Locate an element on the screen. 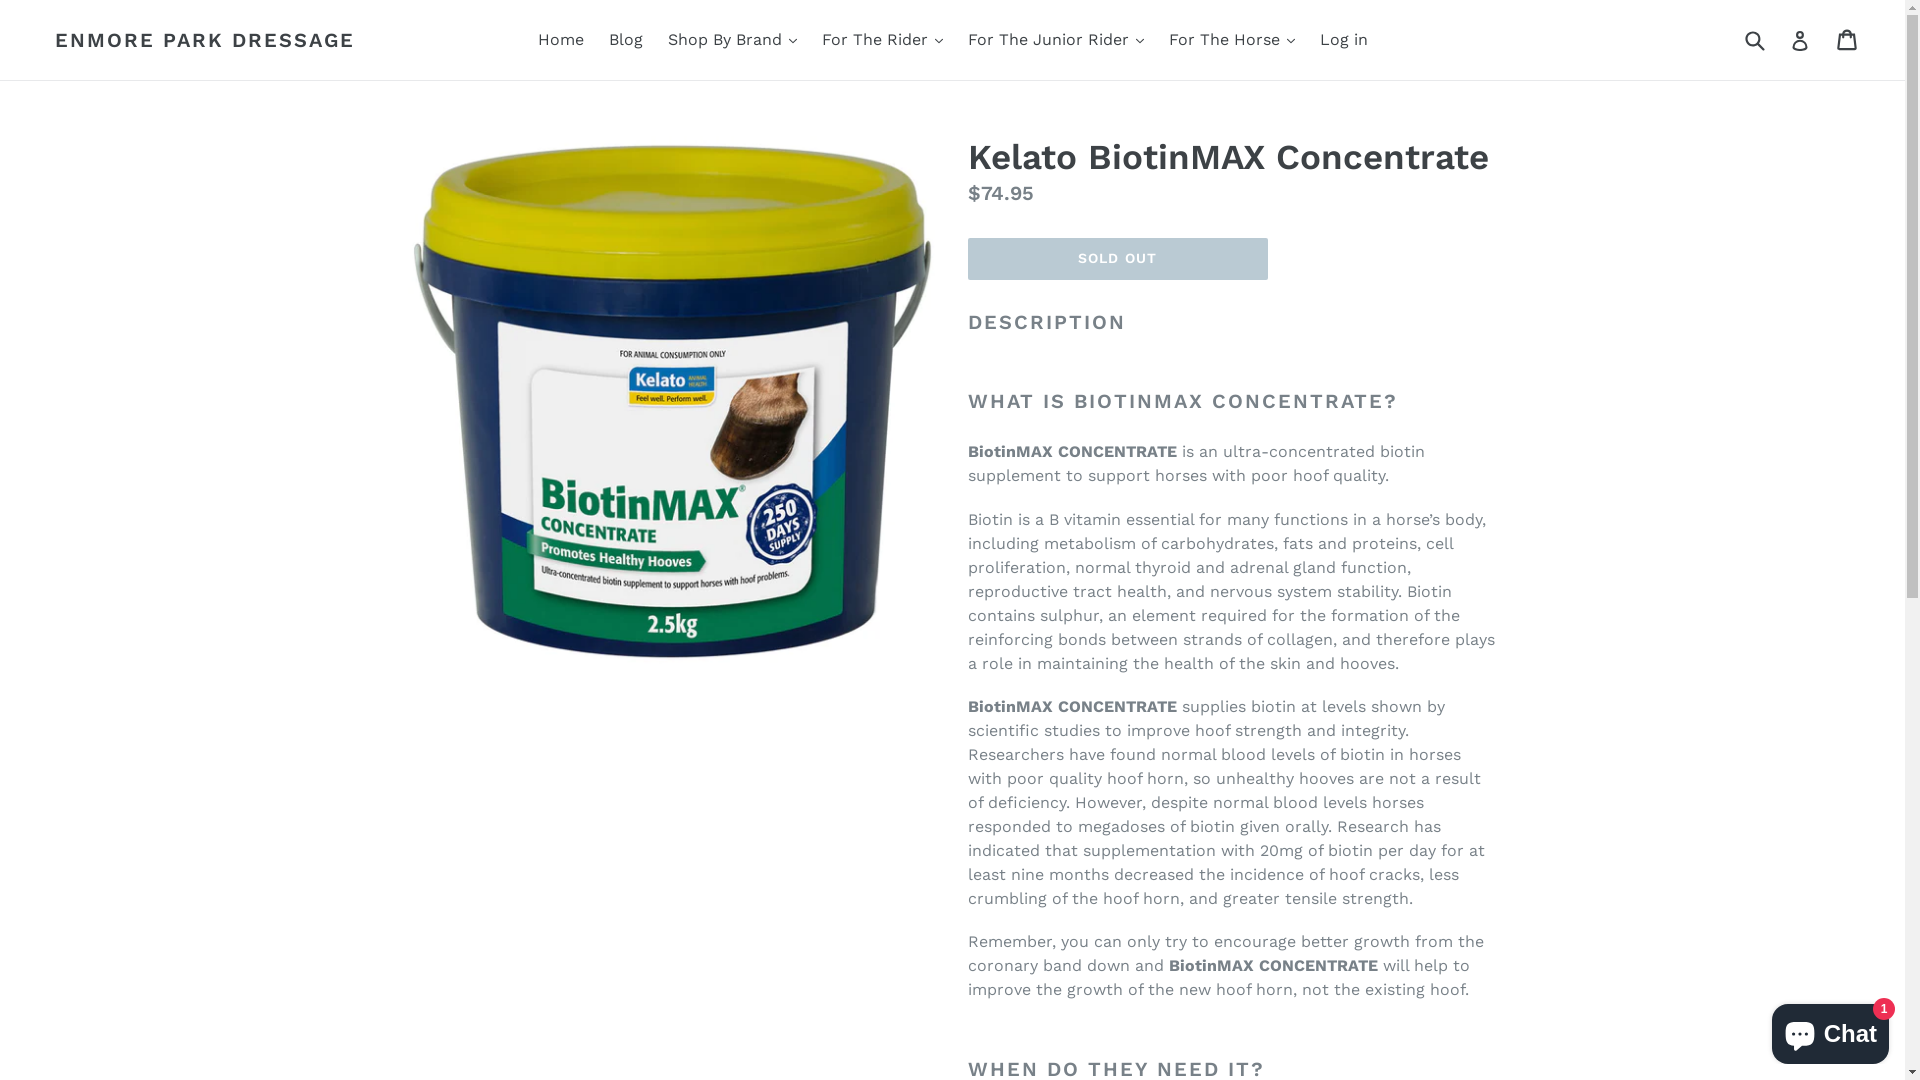 Image resolution: width=1920 pixels, height=1080 pixels. 'Blog' is located at coordinates (623, 39).